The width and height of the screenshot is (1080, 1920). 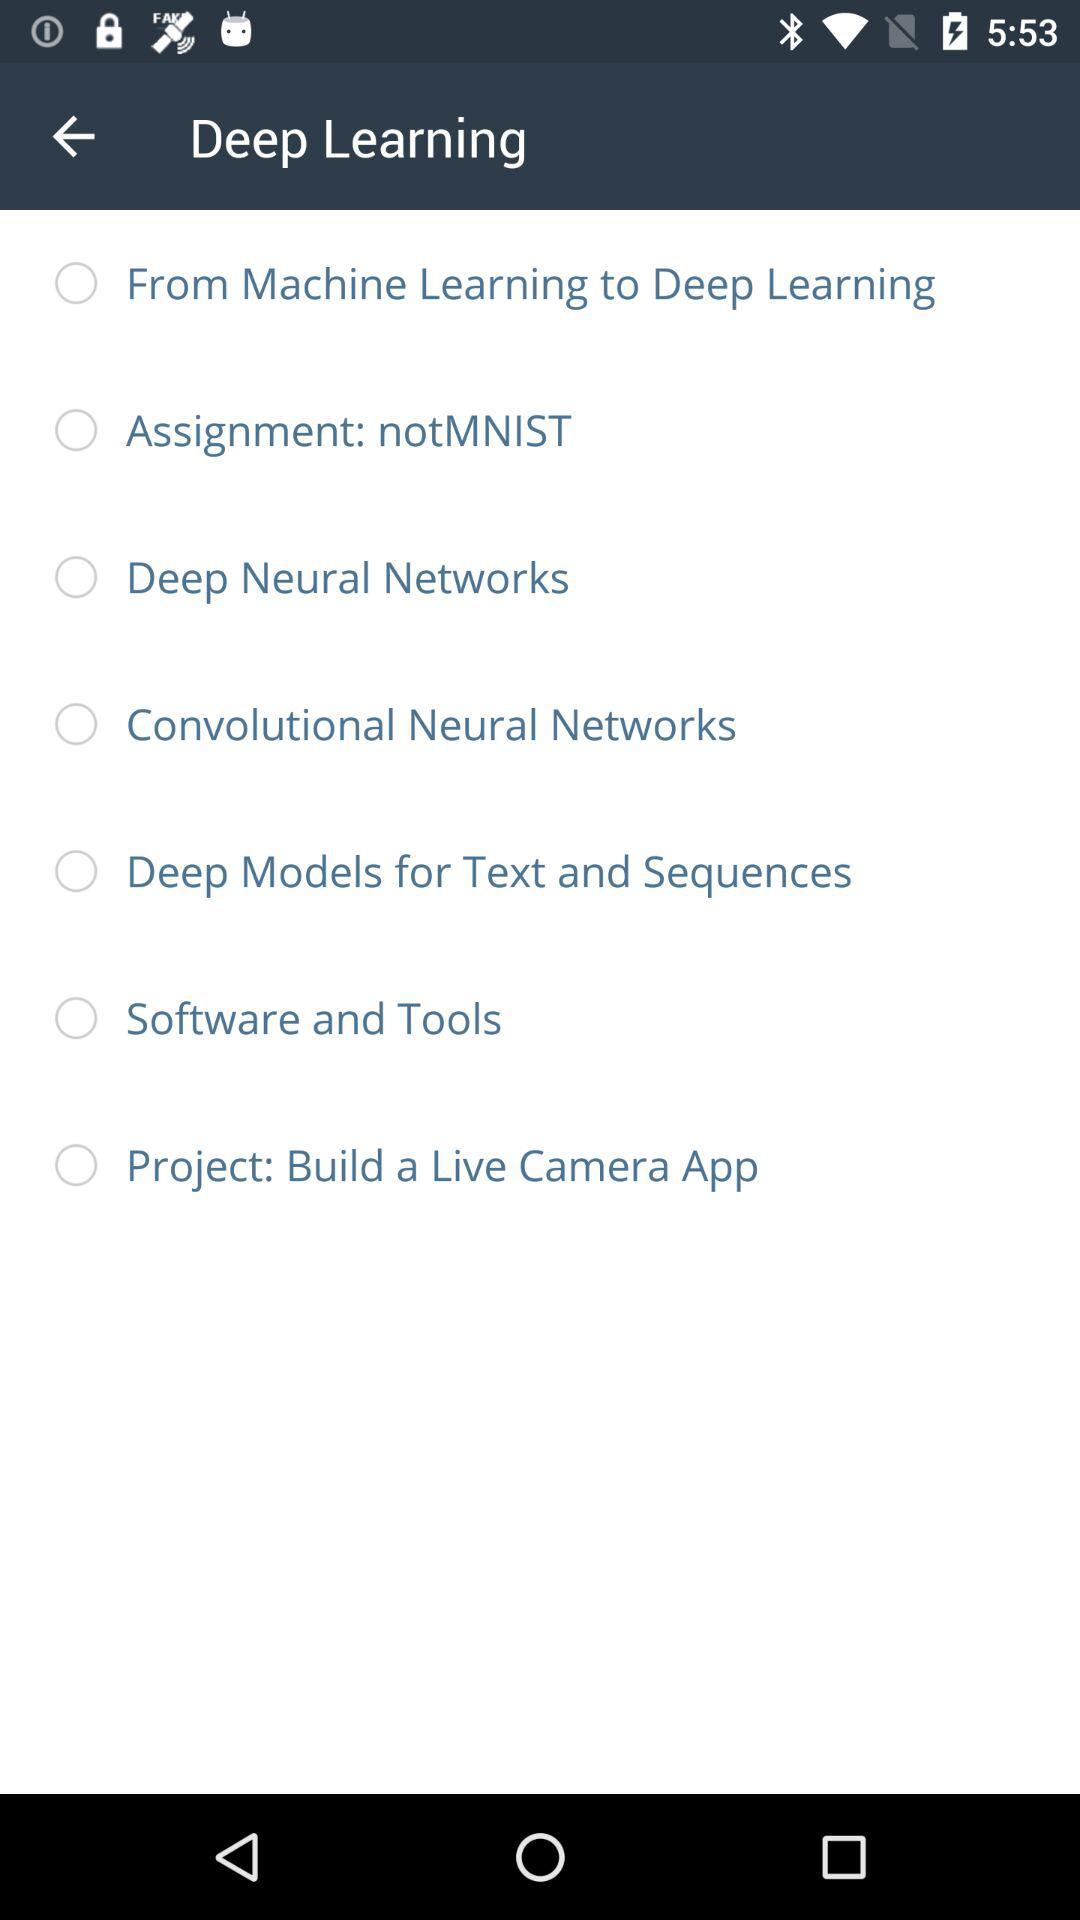 I want to click on second radio button from top, so click(x=75, y=429).